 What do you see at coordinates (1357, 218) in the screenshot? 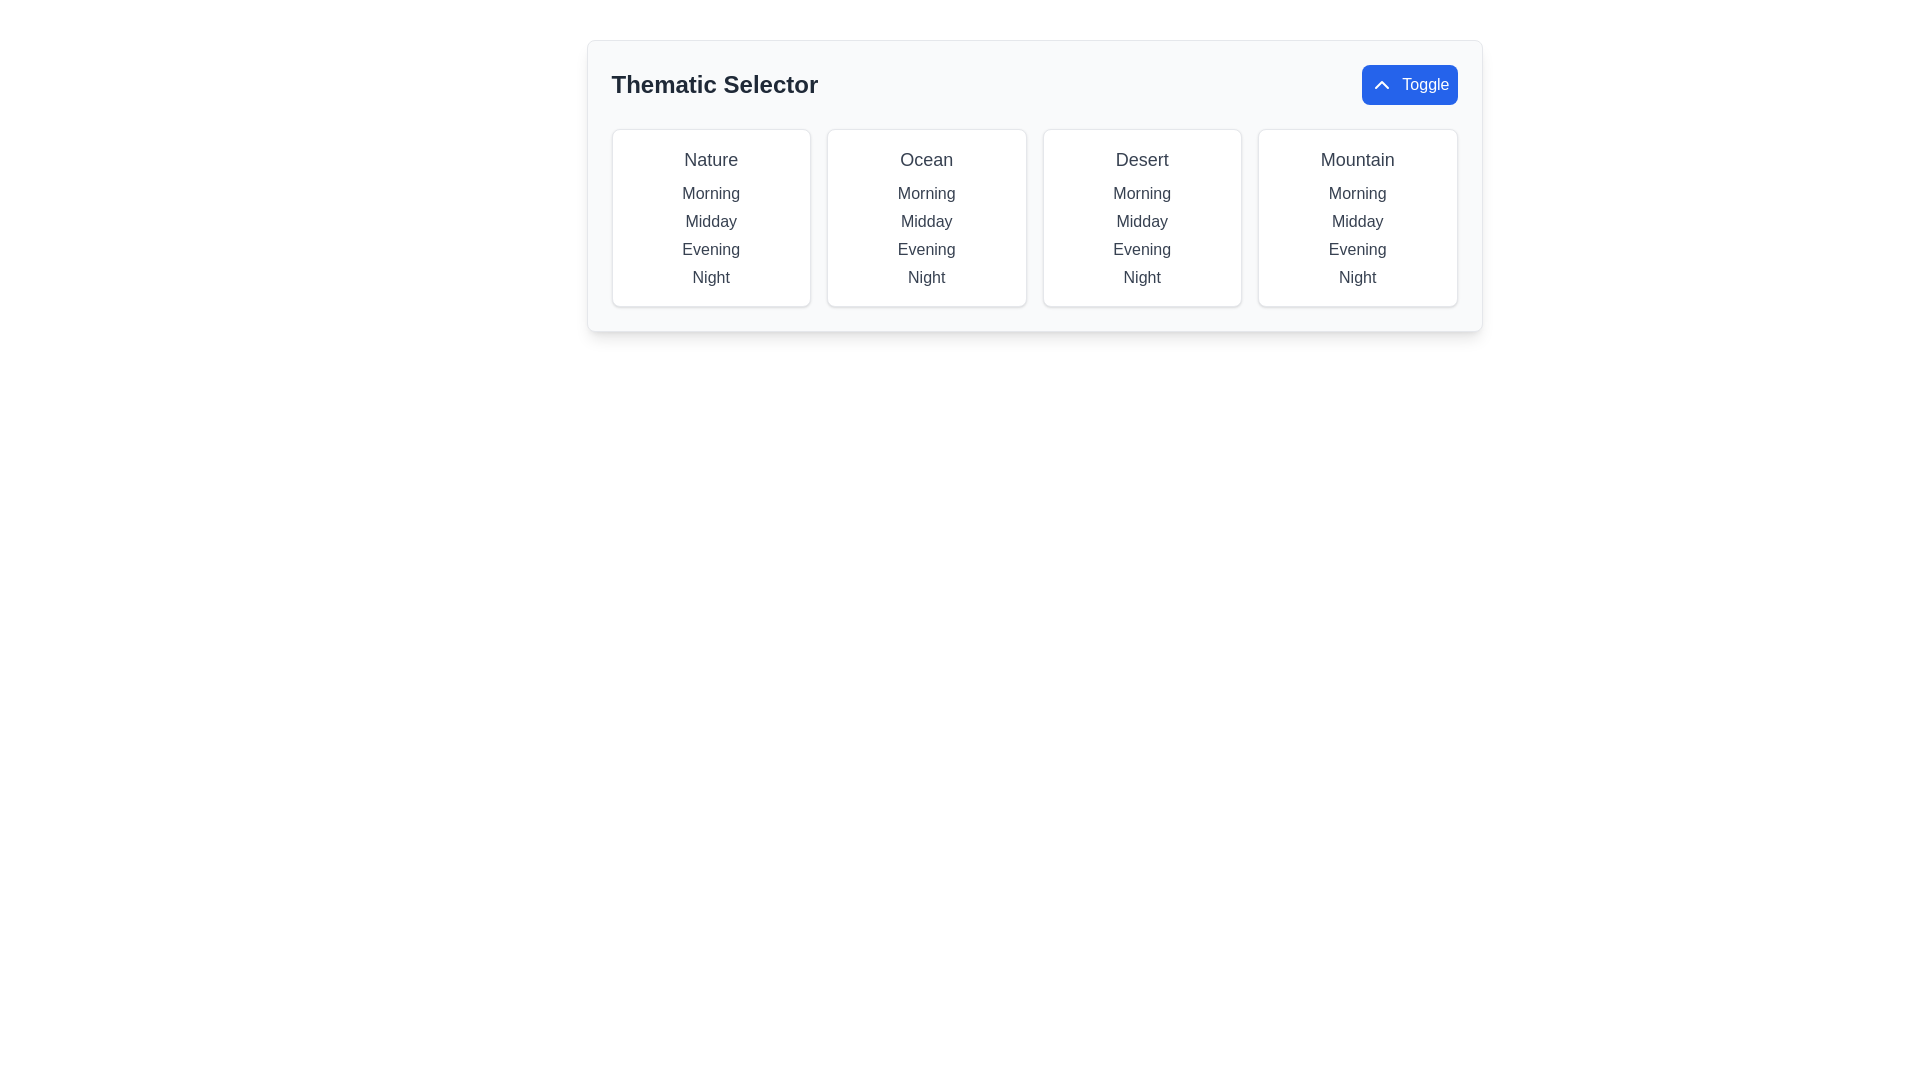
I see `the selectable options panel related to the 'Mountain' theme, which is the fourth item in a grid layout of thematic options including 'Nature', 'Ocean', and 'Desert'` at bounding box center [1357, 218].